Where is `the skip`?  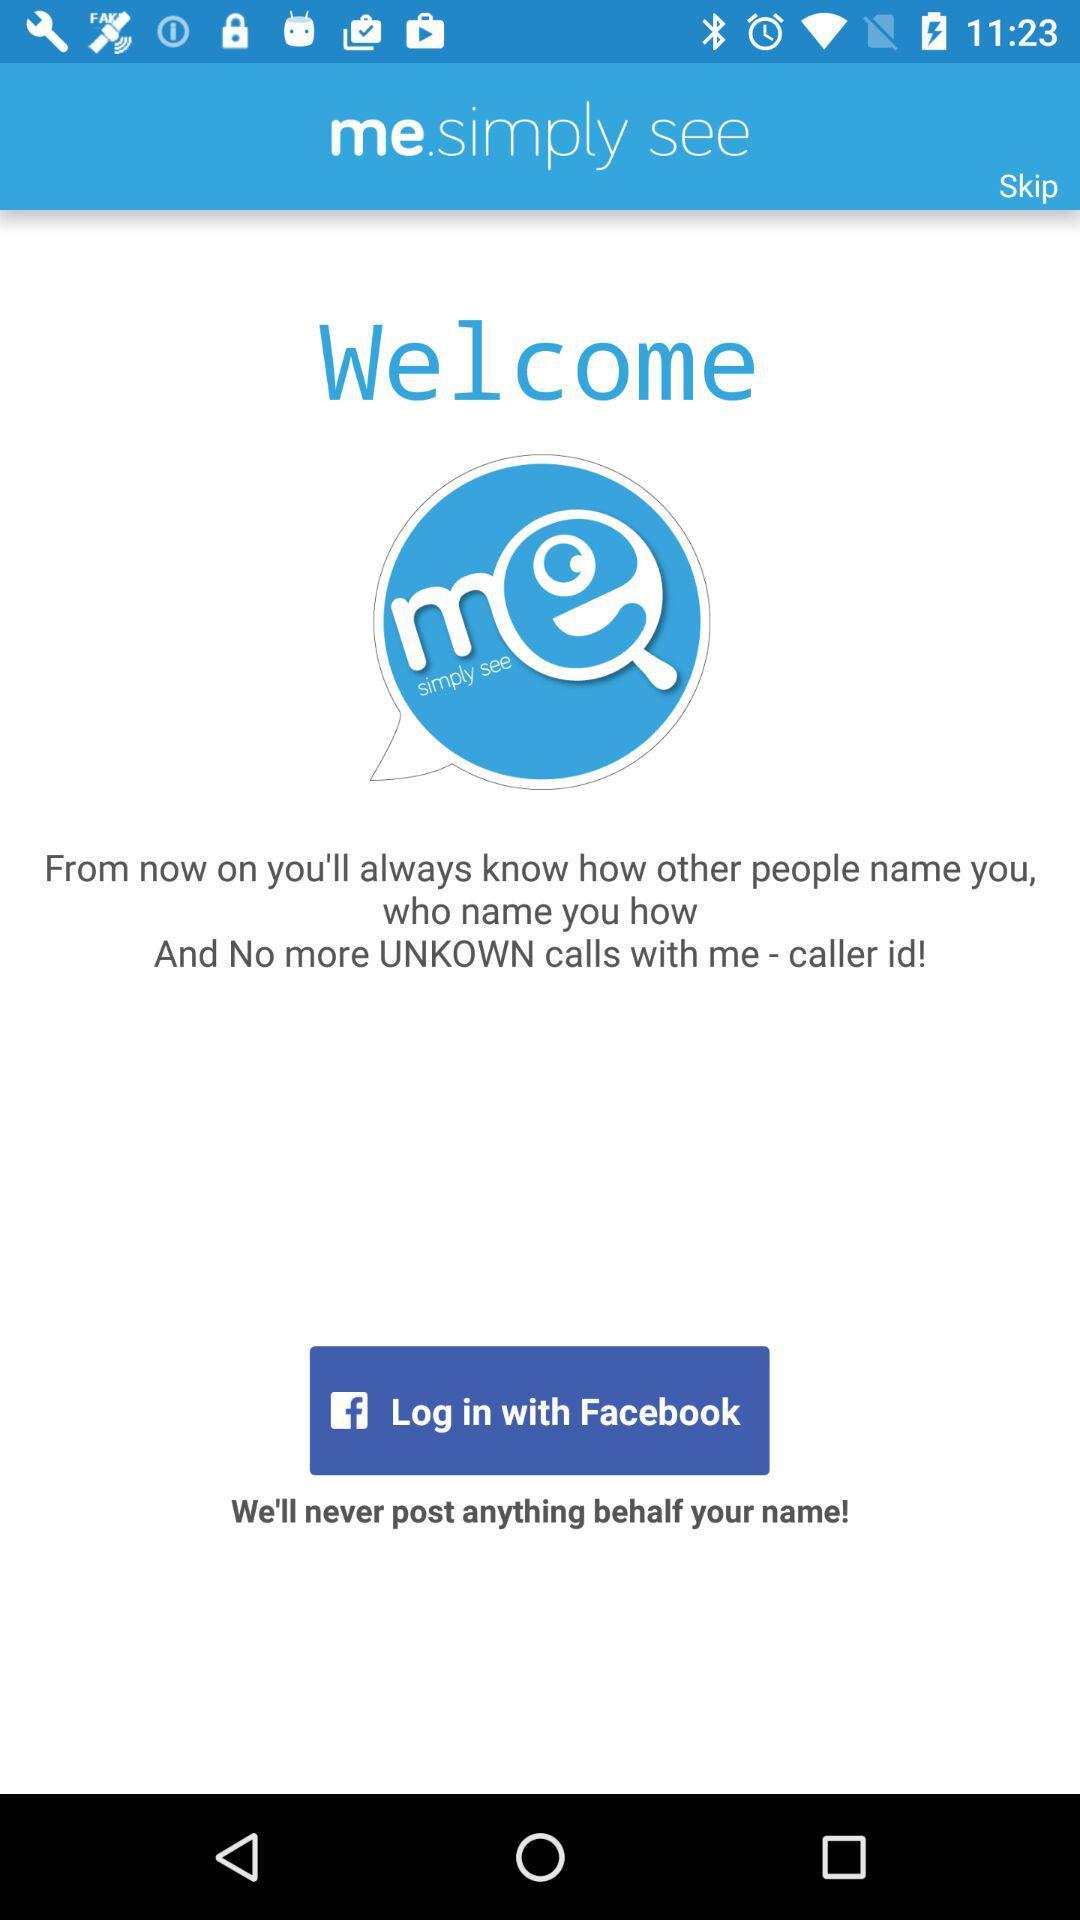 the skip is located at coordinates (1029, 184).